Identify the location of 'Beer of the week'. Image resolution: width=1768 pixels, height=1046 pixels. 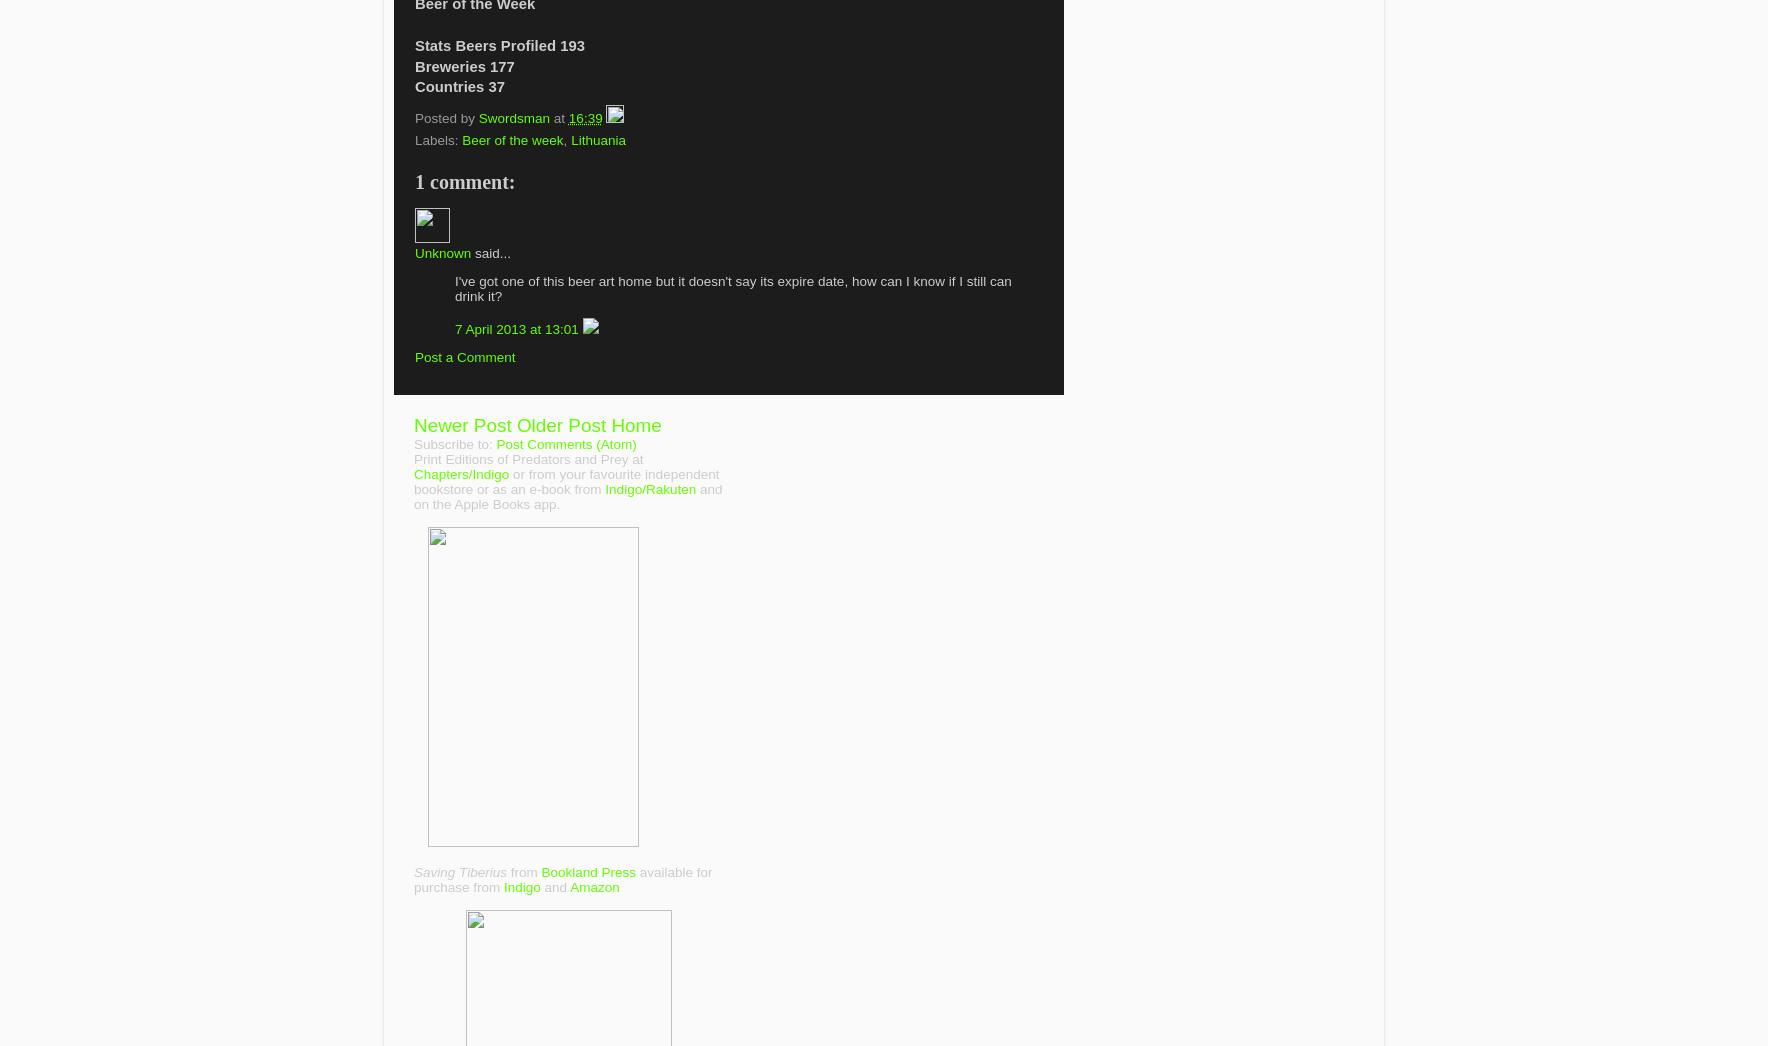
(511, 138).